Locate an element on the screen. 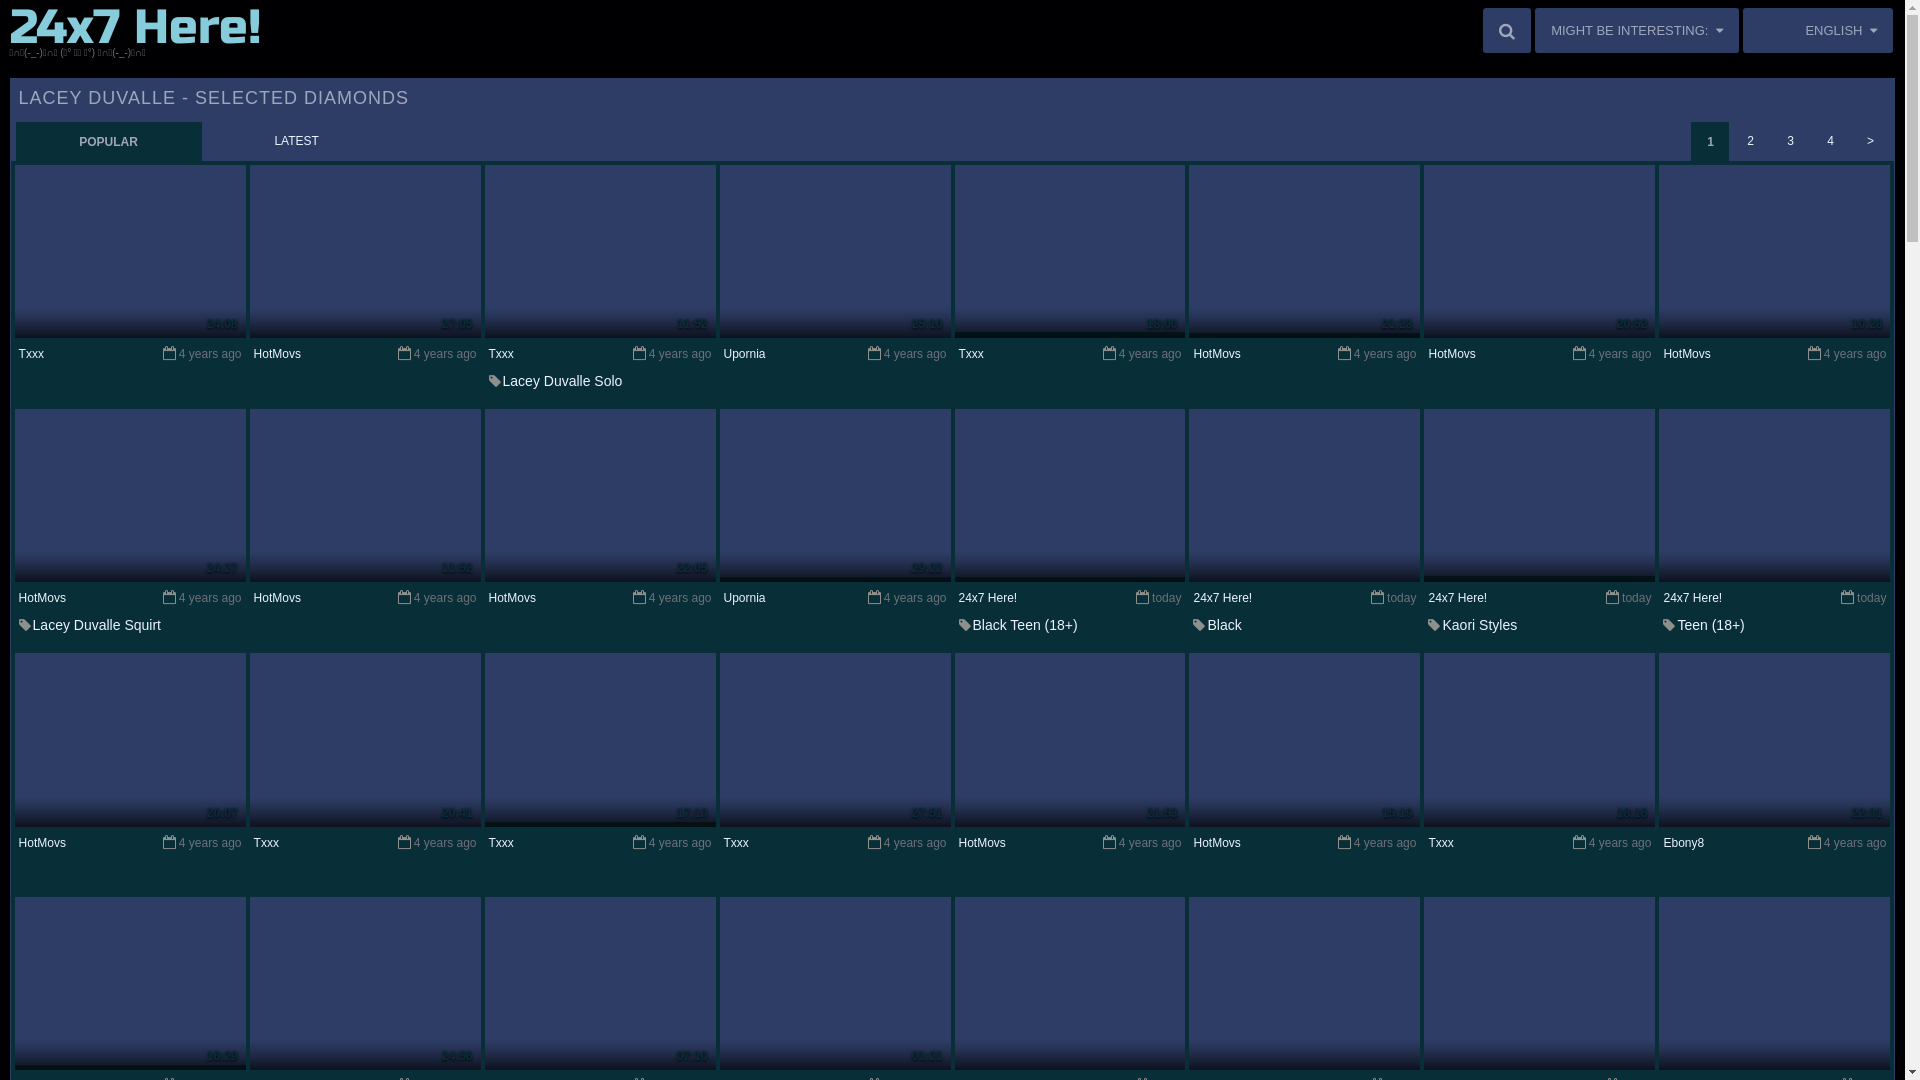  'MIGHT BE INTERESTING:' is located at coordinates (1636, 30).